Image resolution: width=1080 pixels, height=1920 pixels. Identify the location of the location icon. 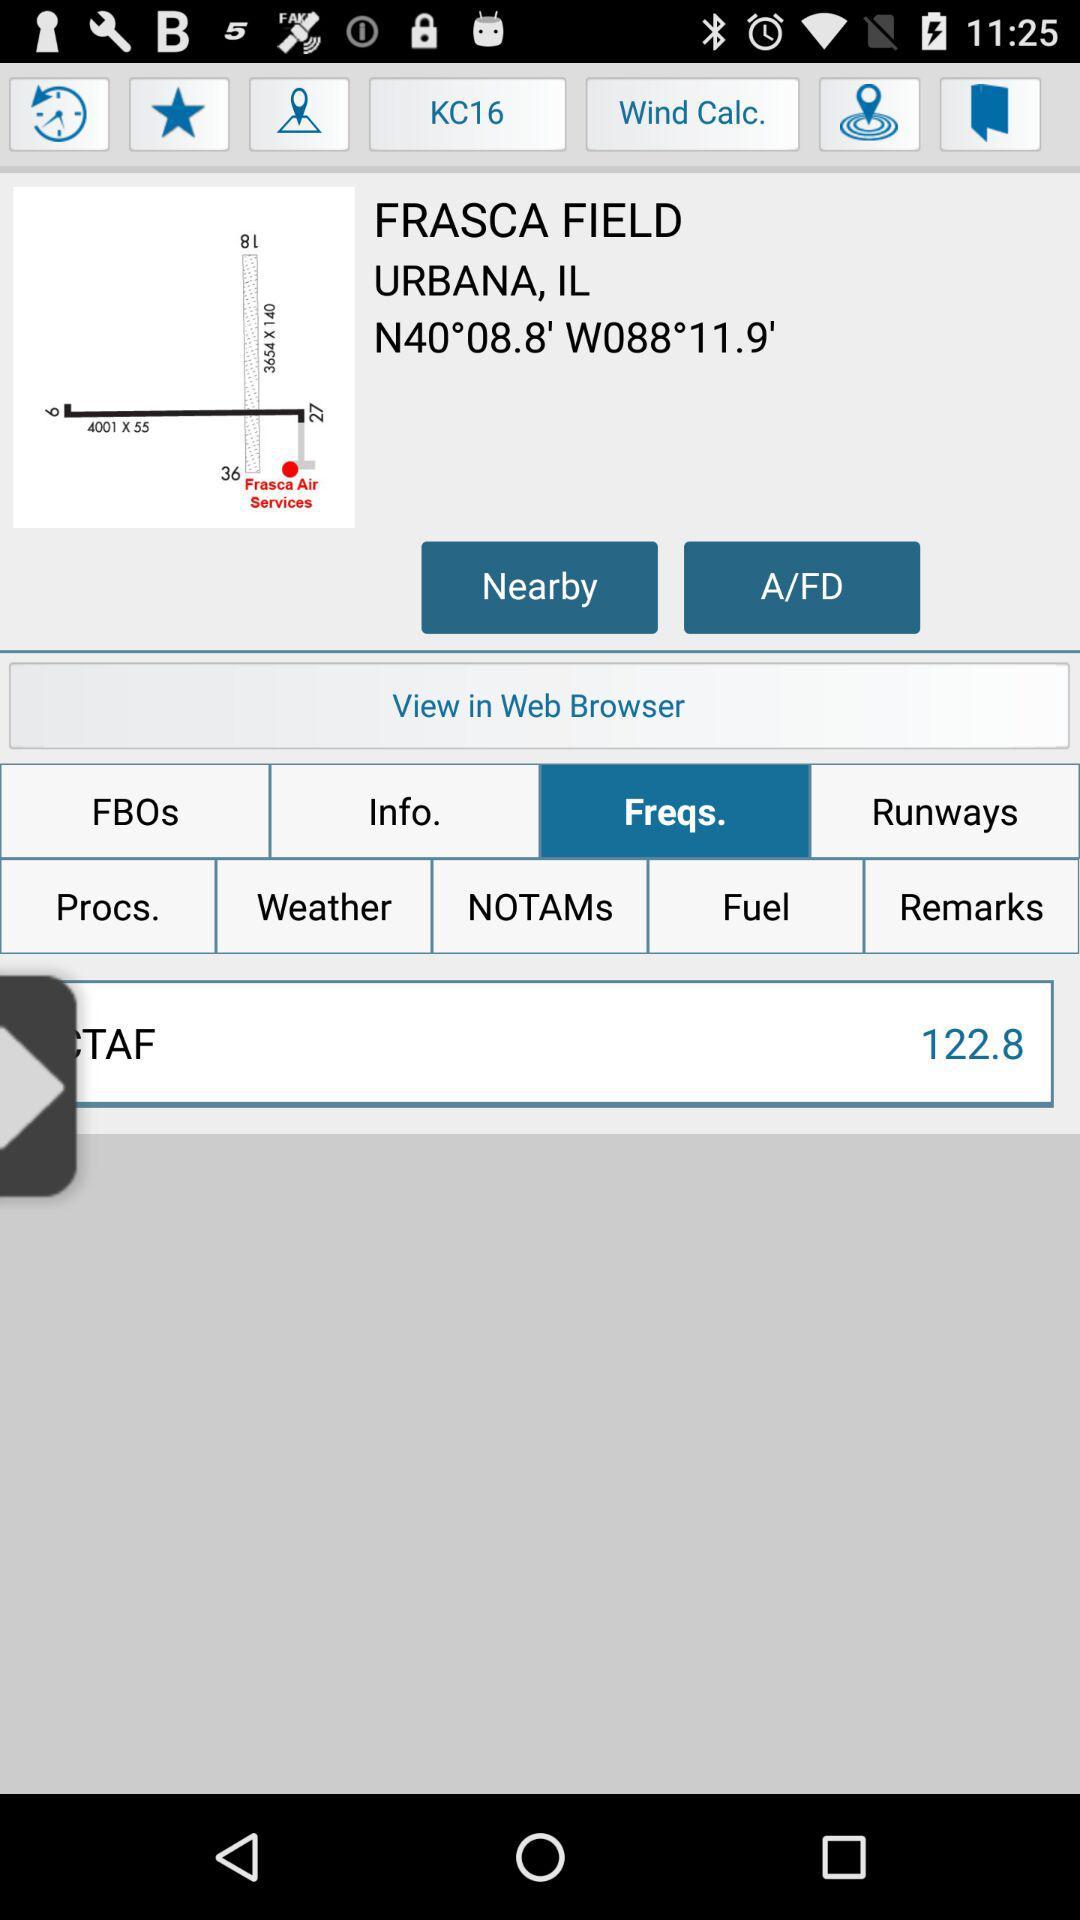
(300, 127).